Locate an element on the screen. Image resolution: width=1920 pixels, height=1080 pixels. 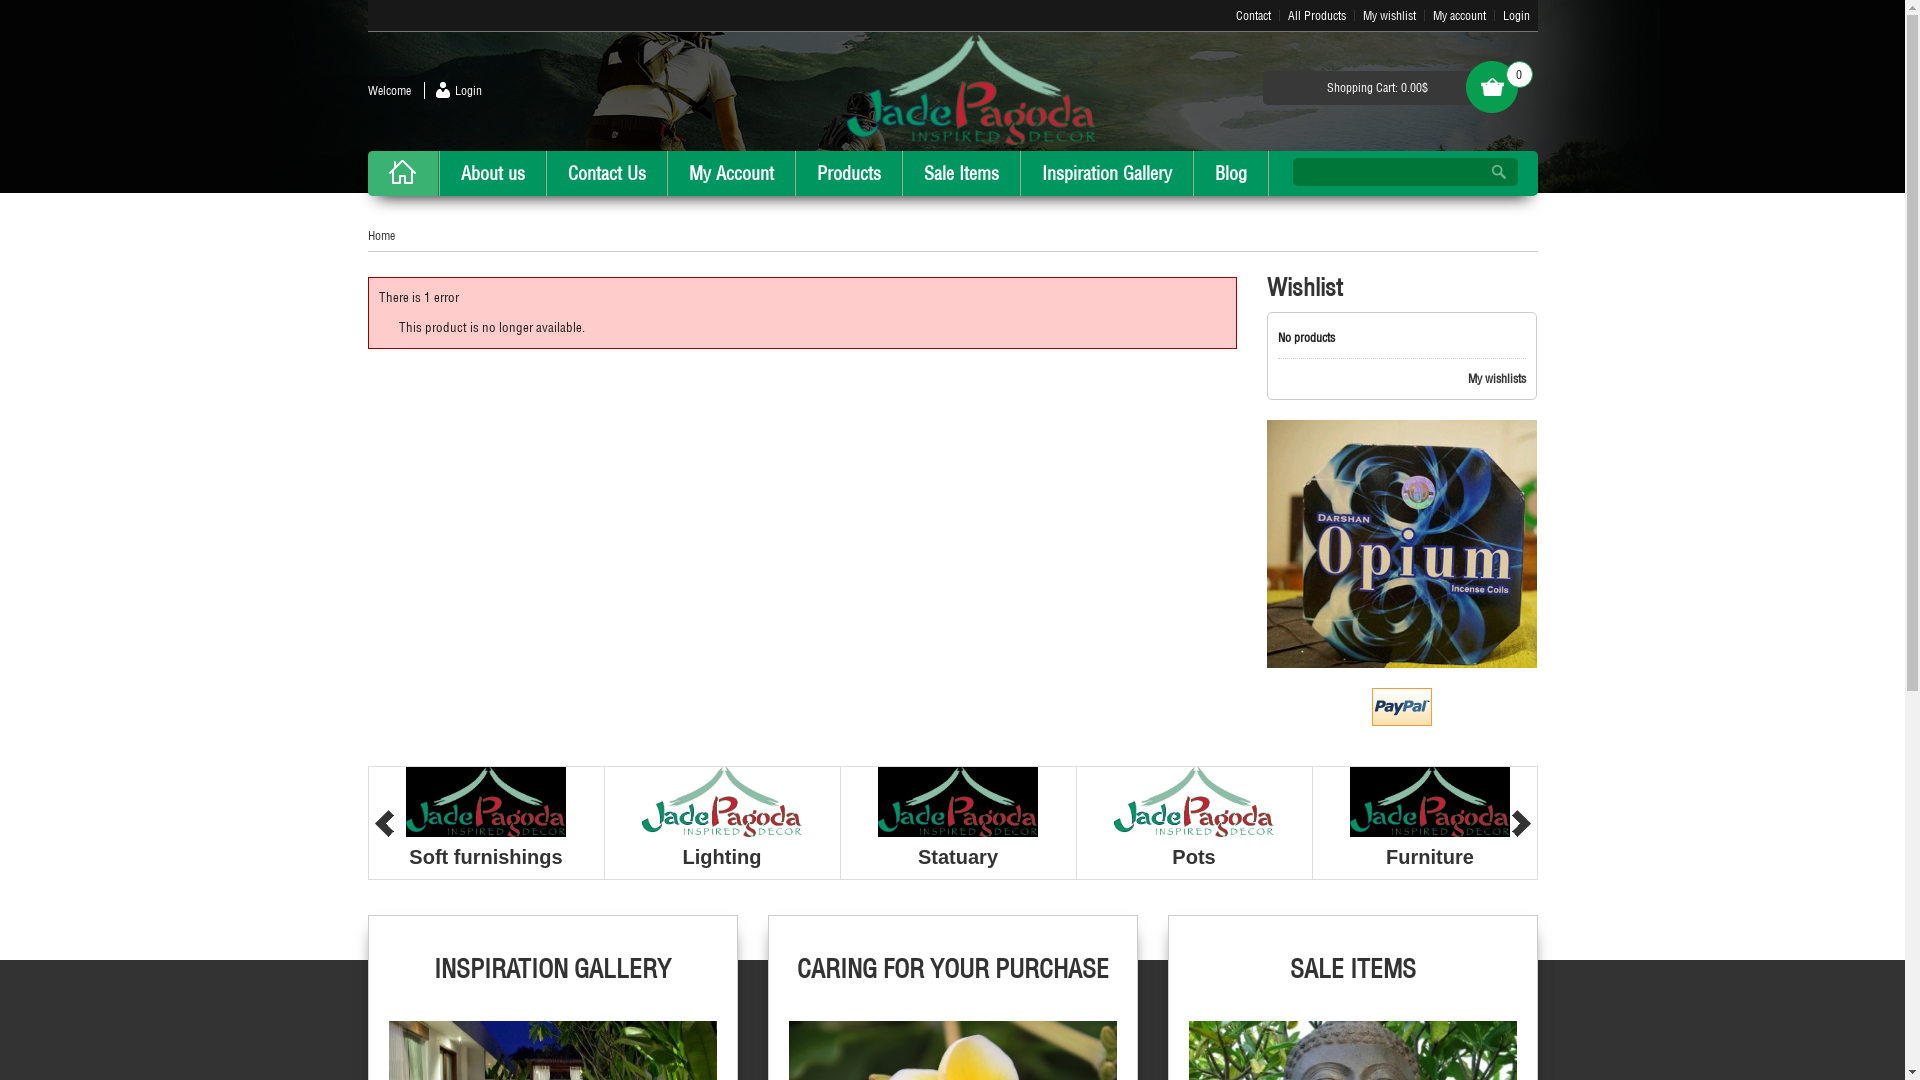
'Blog' is located at coordinates (1228, 172).